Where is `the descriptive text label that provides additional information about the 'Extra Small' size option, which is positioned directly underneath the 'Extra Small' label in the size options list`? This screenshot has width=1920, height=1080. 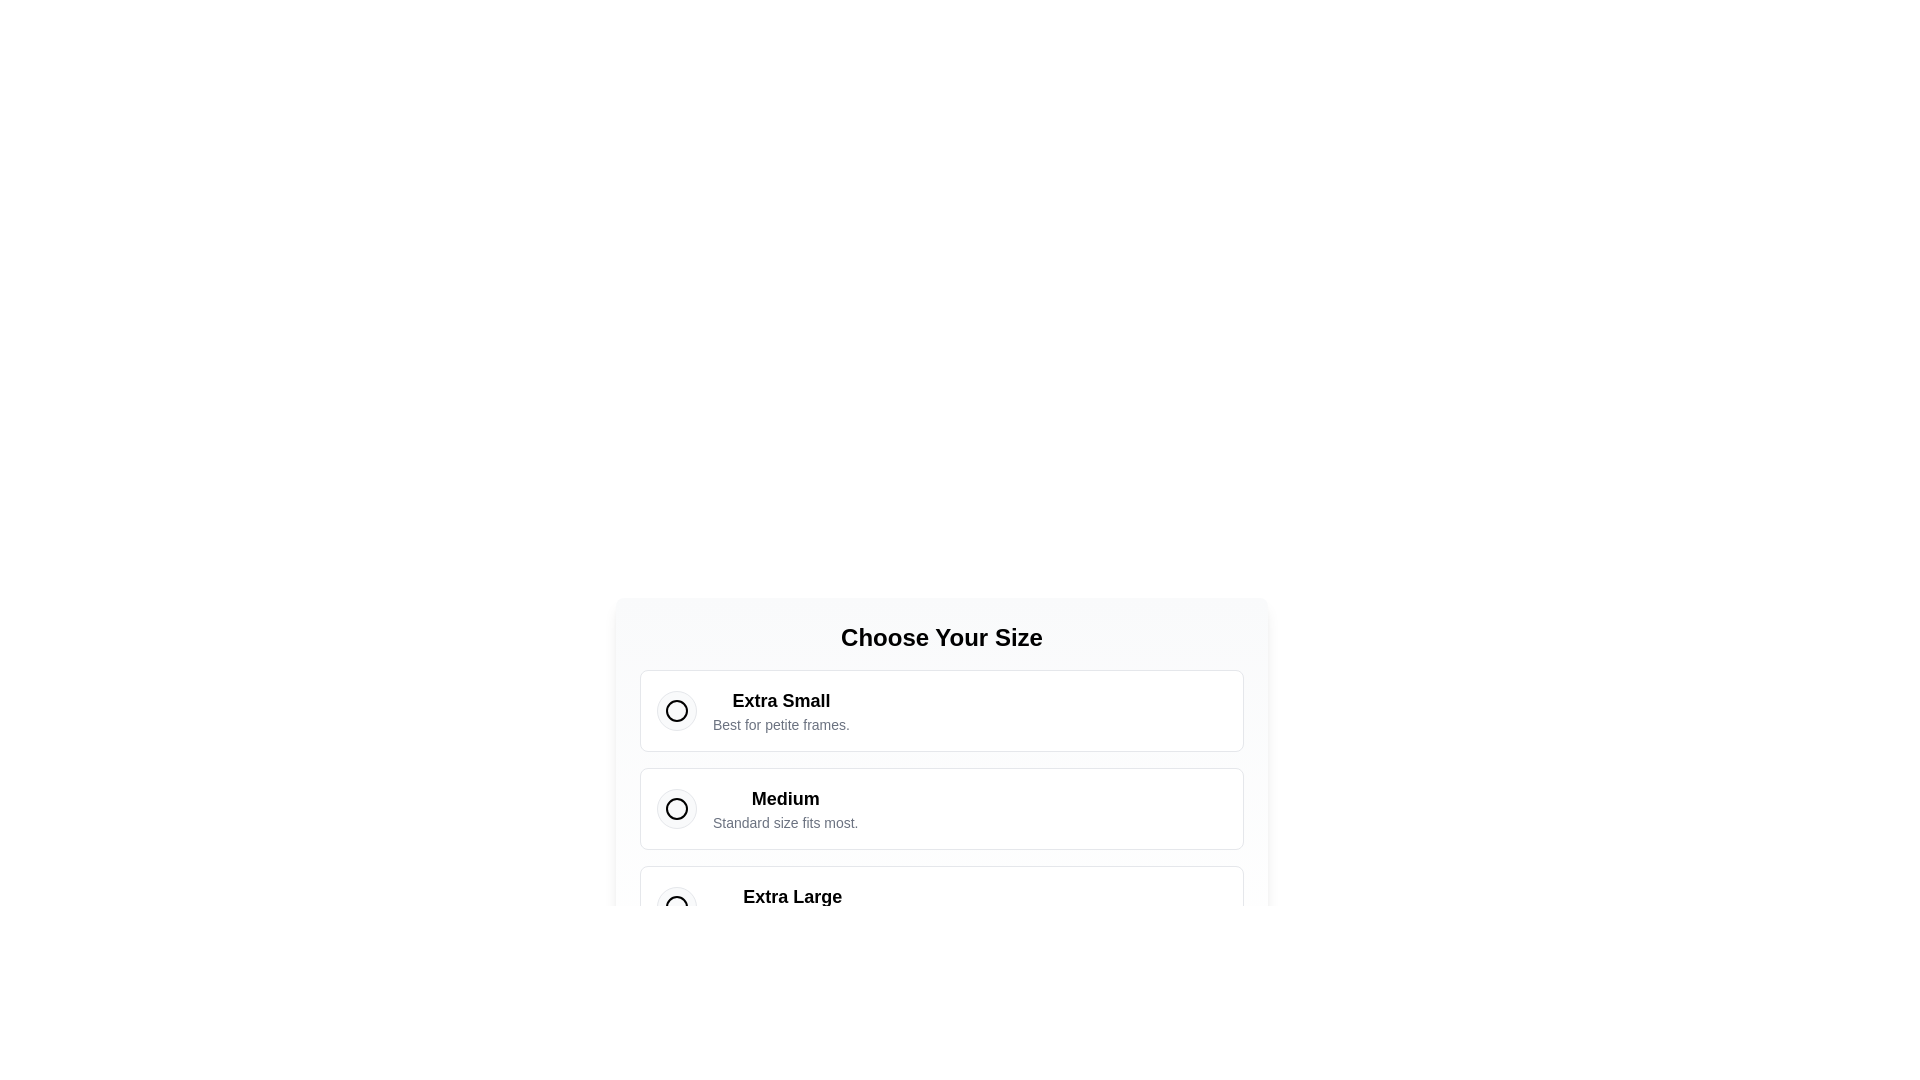 the descriptive text label that provides additional information about the 'Extra Small' size option, which is positioned directly underneath the 'Extra Small' label in the size options list is located at coordinates (780, 725).